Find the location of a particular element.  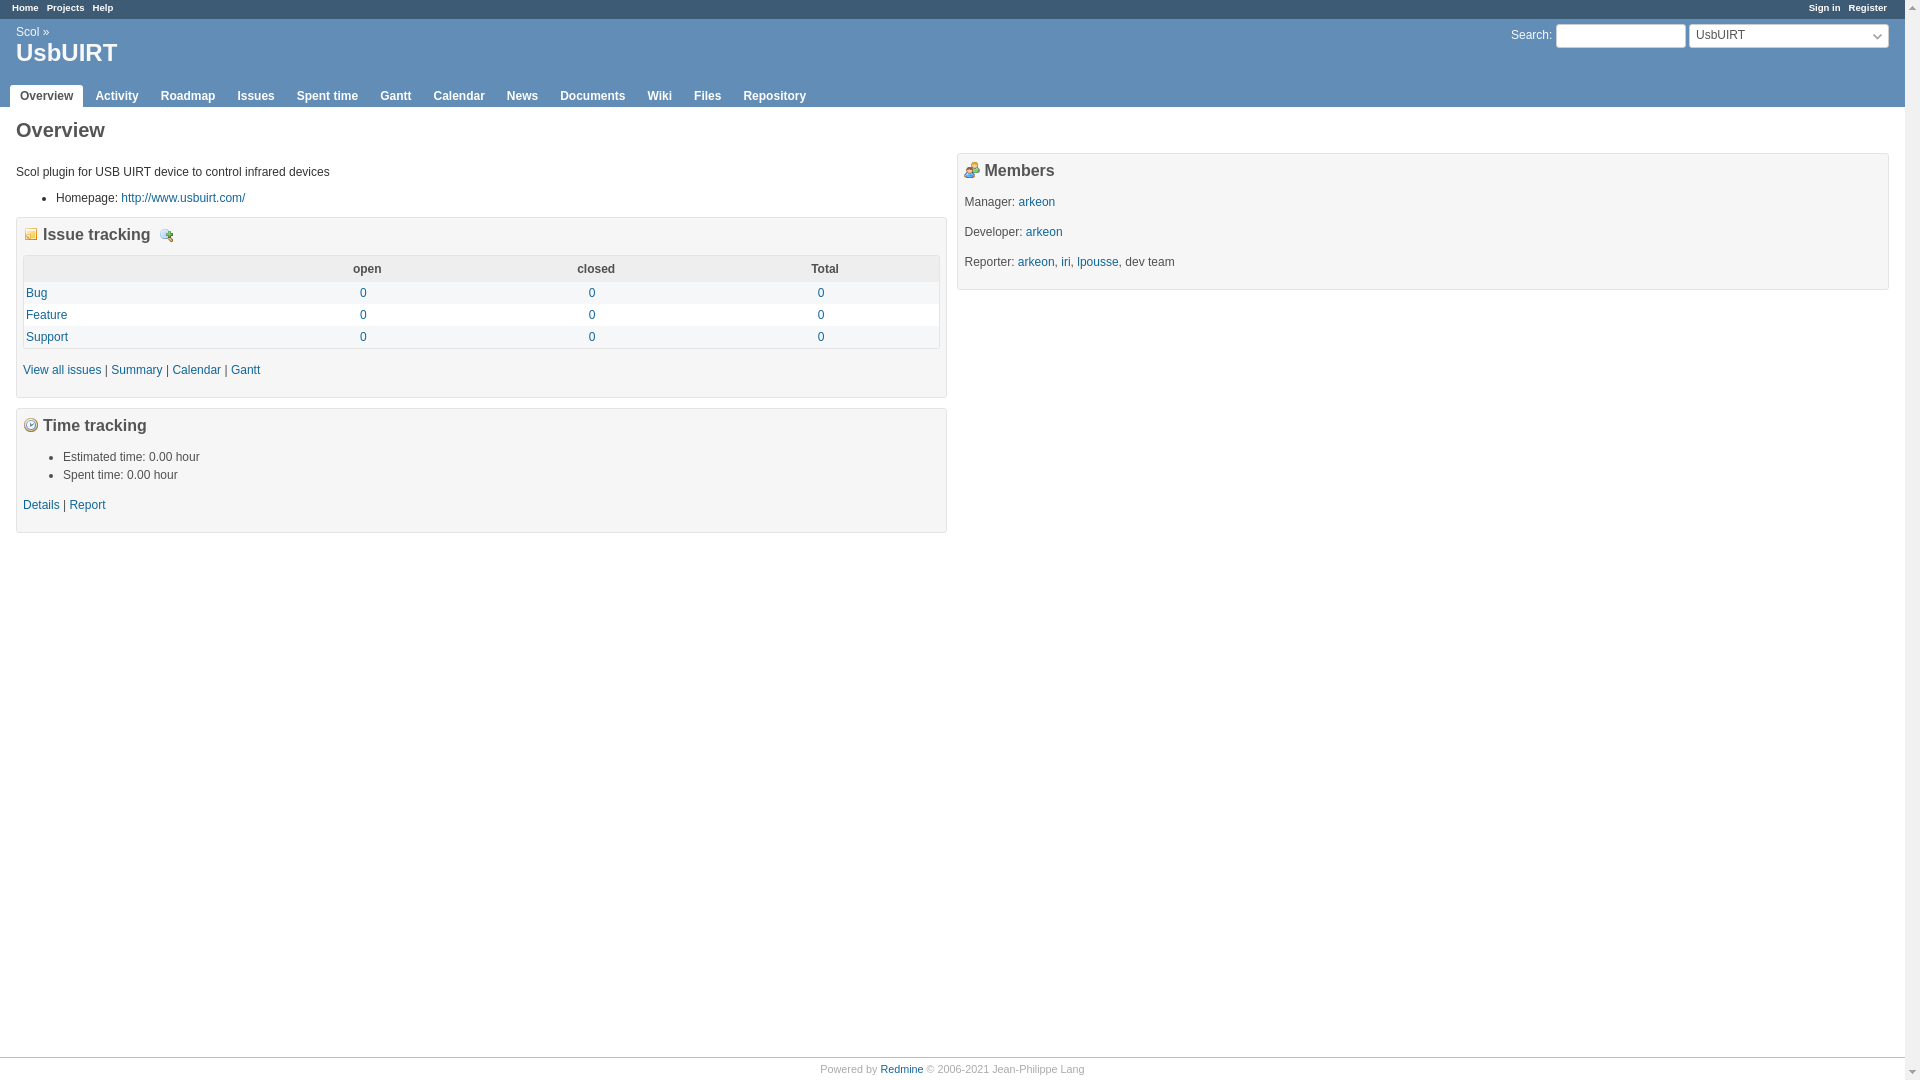

'Details' is located at coordinates (41, 504).